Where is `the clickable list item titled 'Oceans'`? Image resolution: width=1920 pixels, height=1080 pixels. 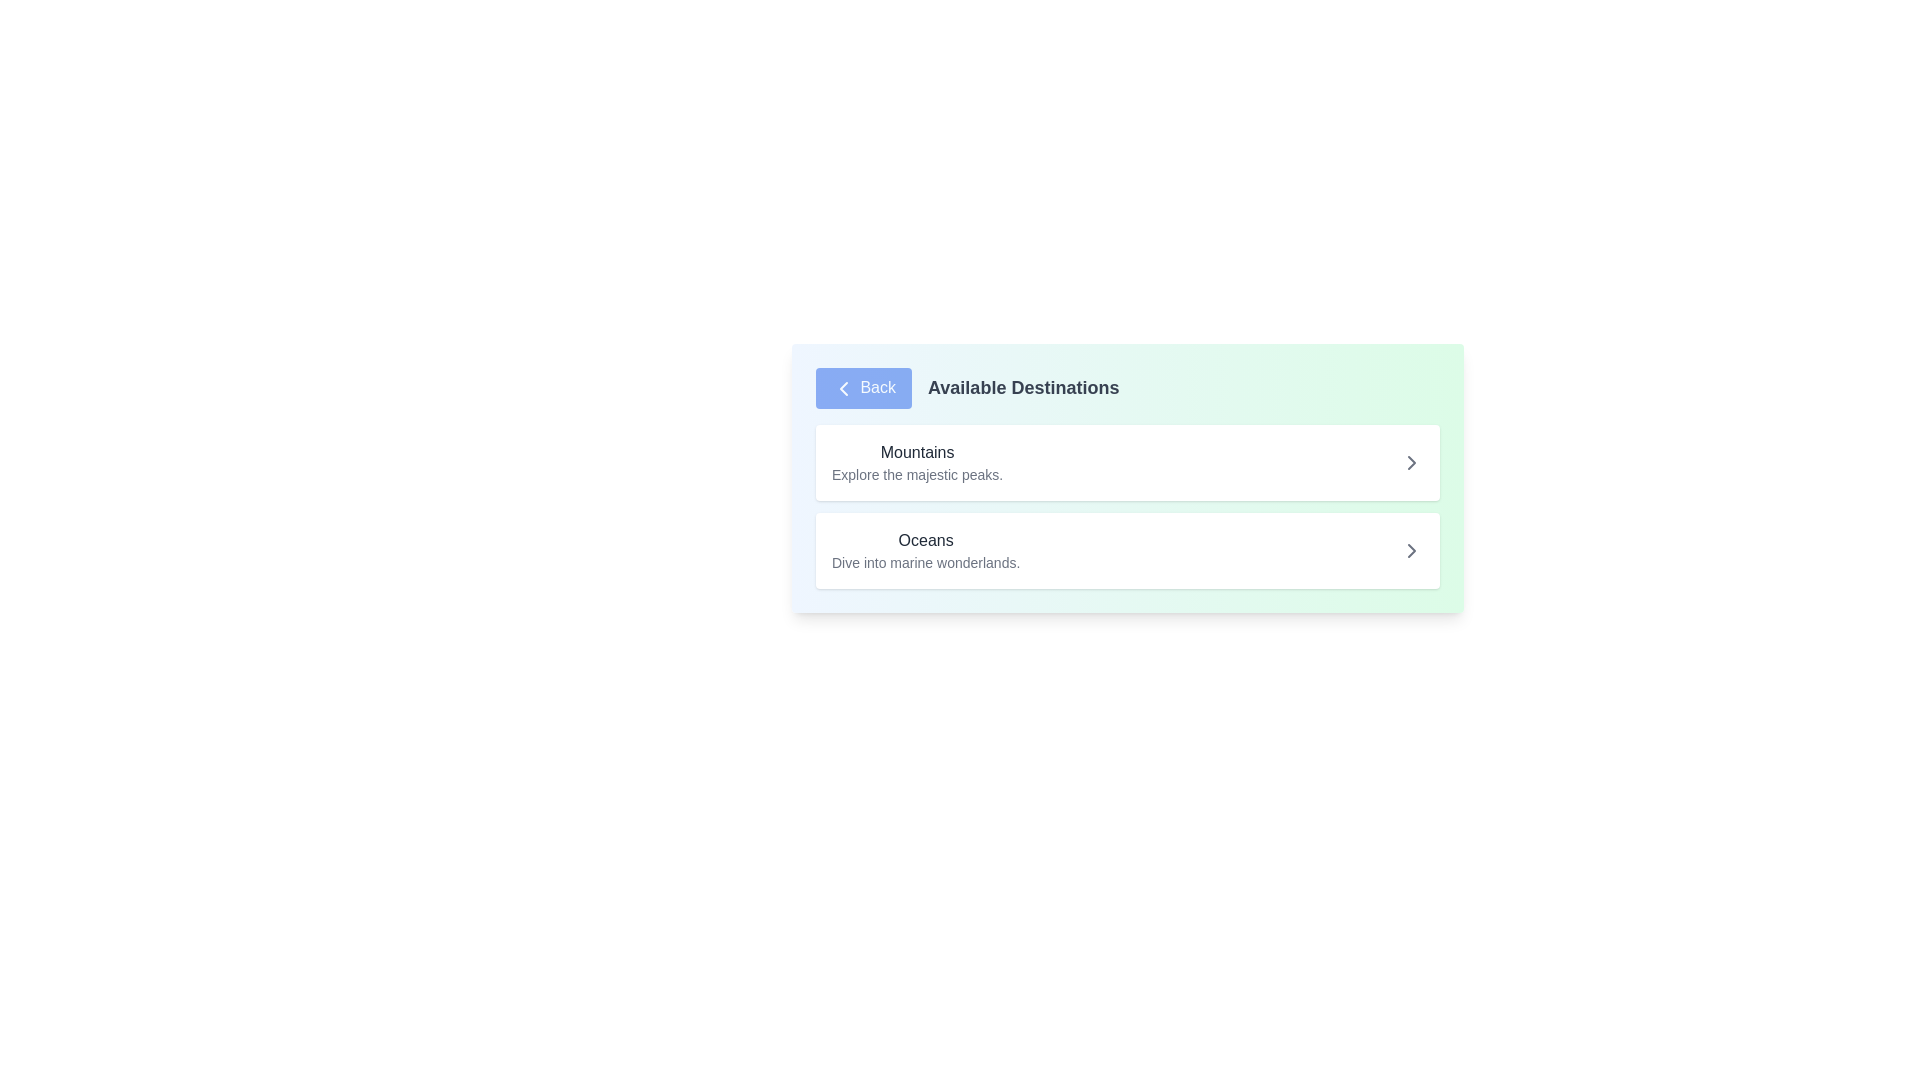 the clickable list item titled 'Oceans' is located at coordinates (925, 550).